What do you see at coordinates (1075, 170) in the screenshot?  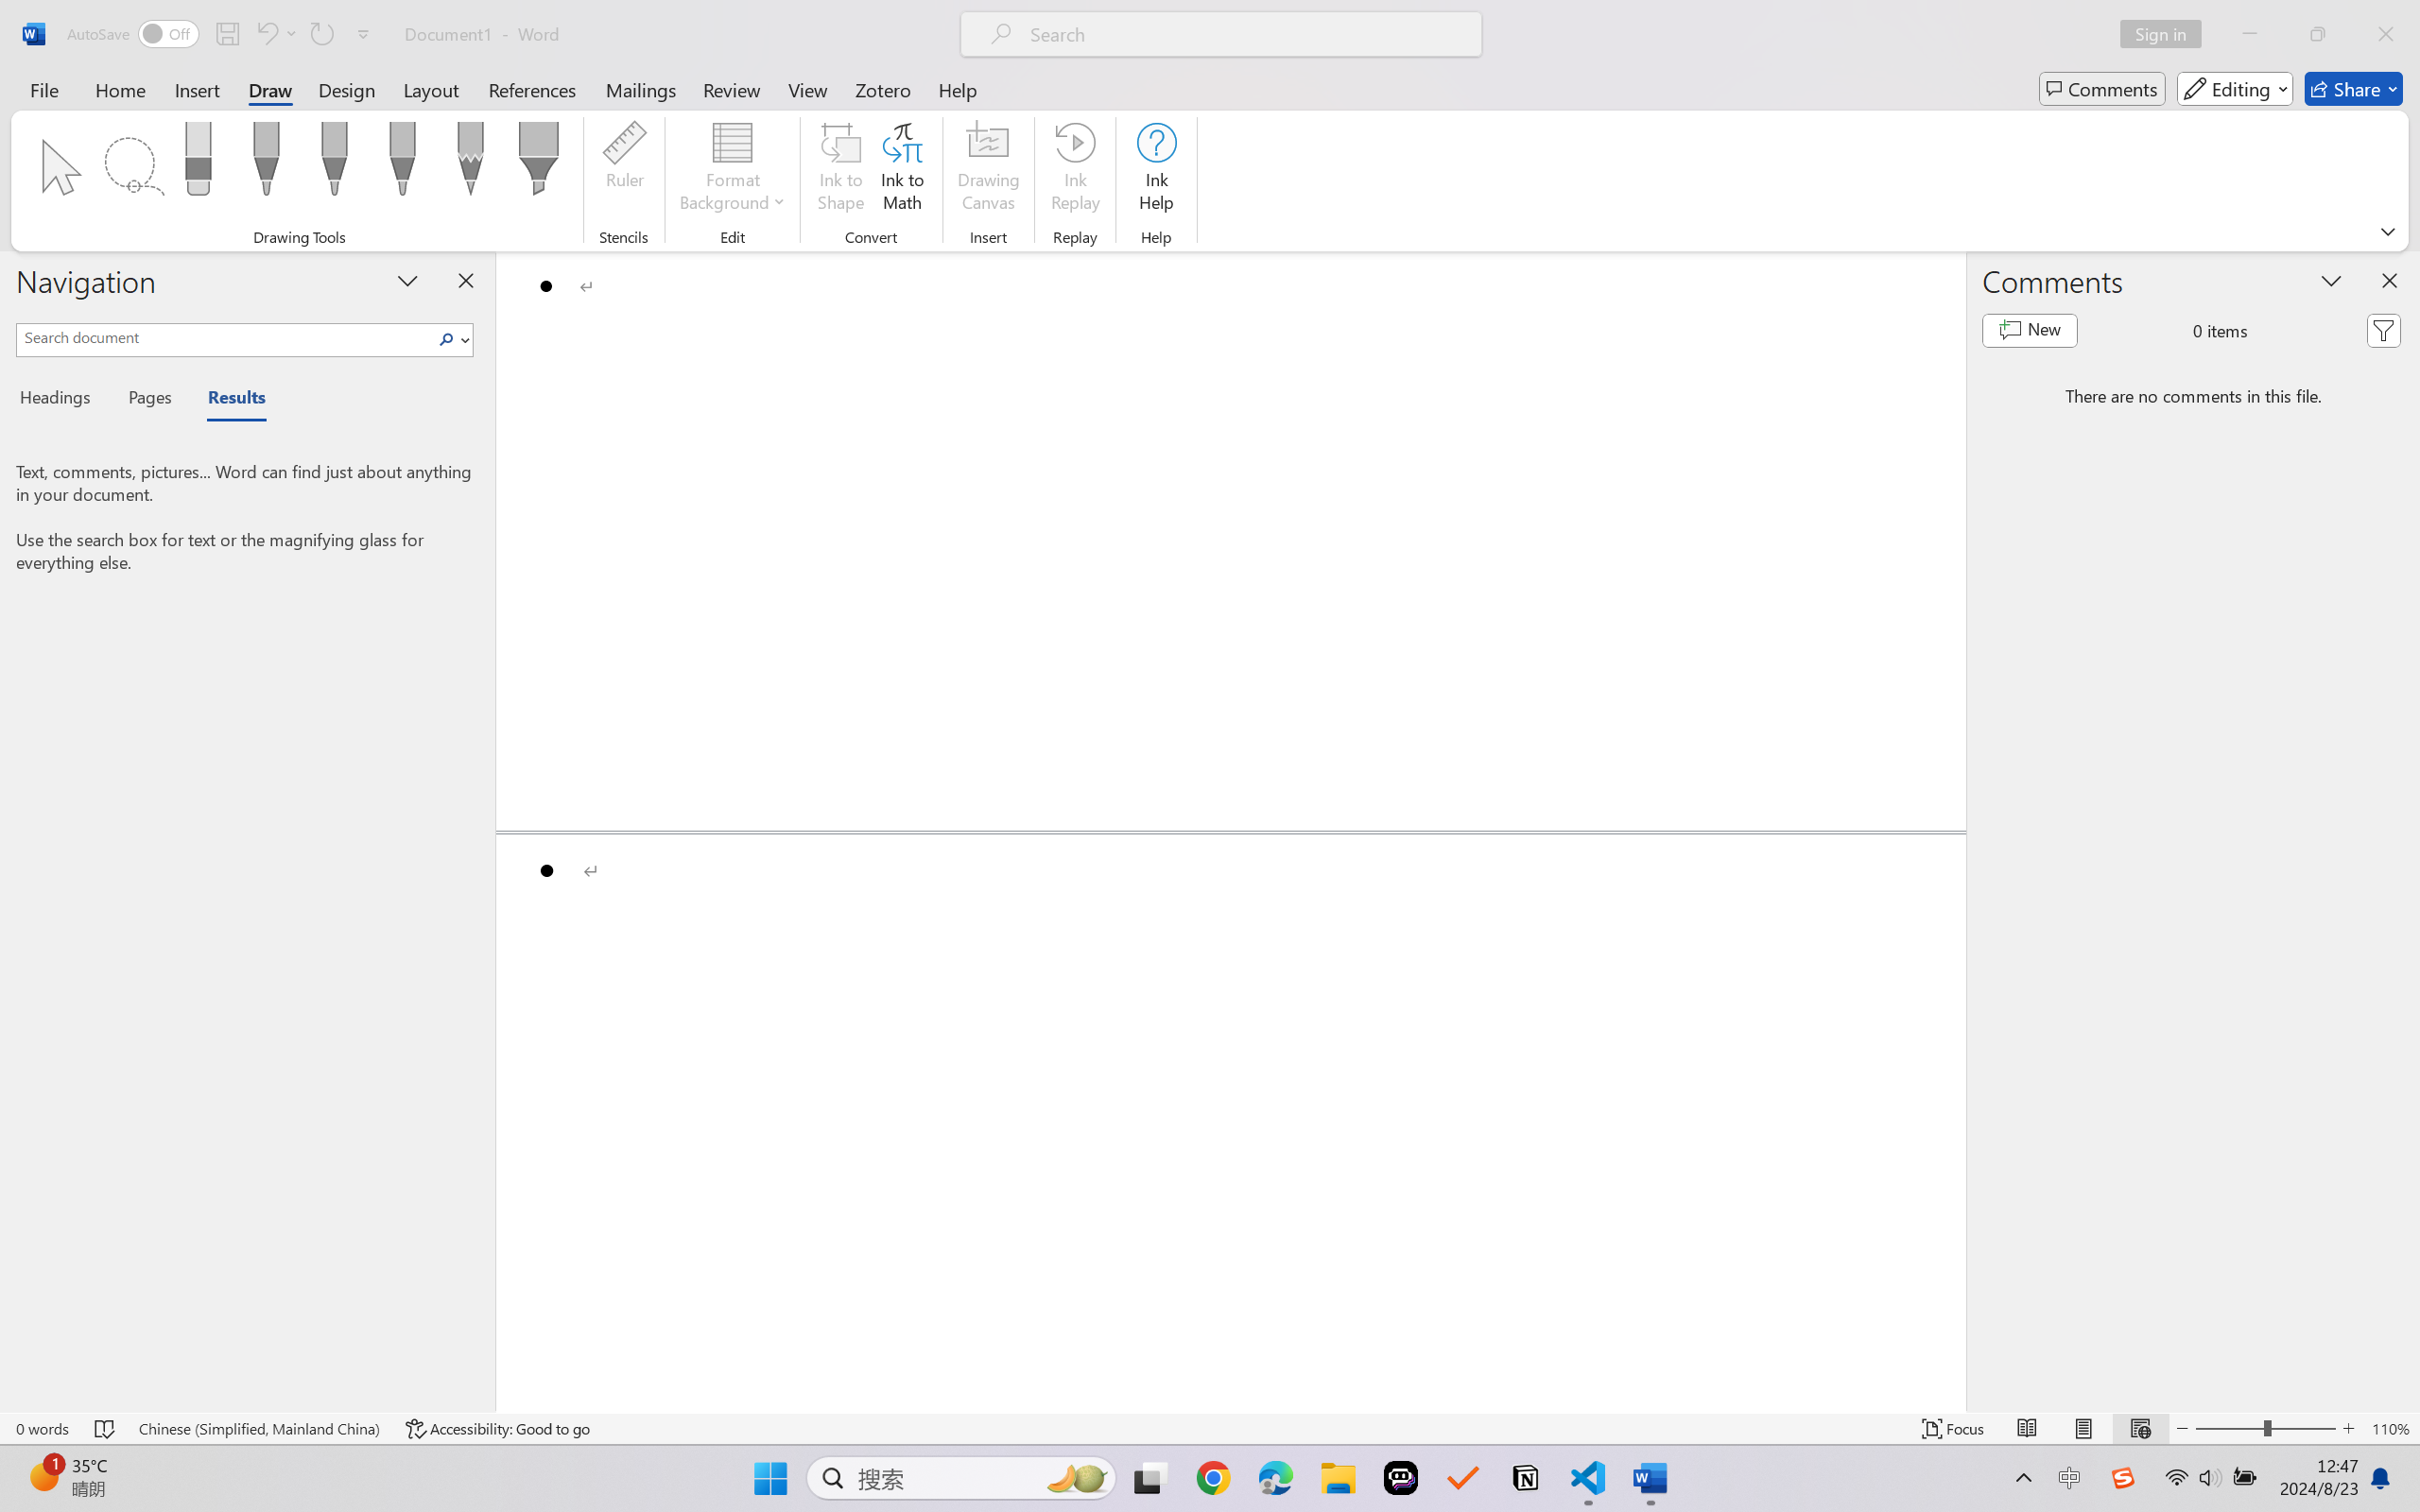 I see `'Ink Replay'` at bounding box center [1075, 170].